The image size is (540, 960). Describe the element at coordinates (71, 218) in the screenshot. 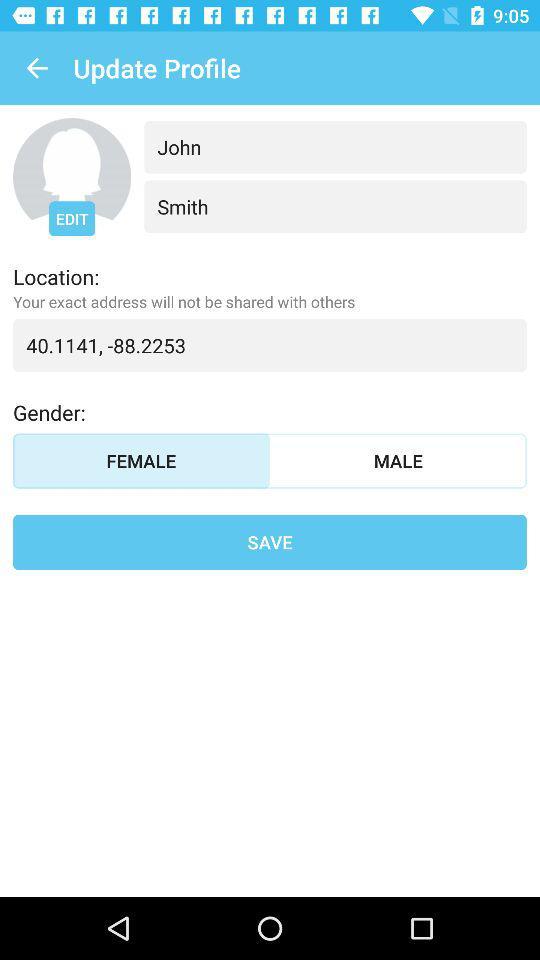

I see `the item next to the smith icon` at that location.